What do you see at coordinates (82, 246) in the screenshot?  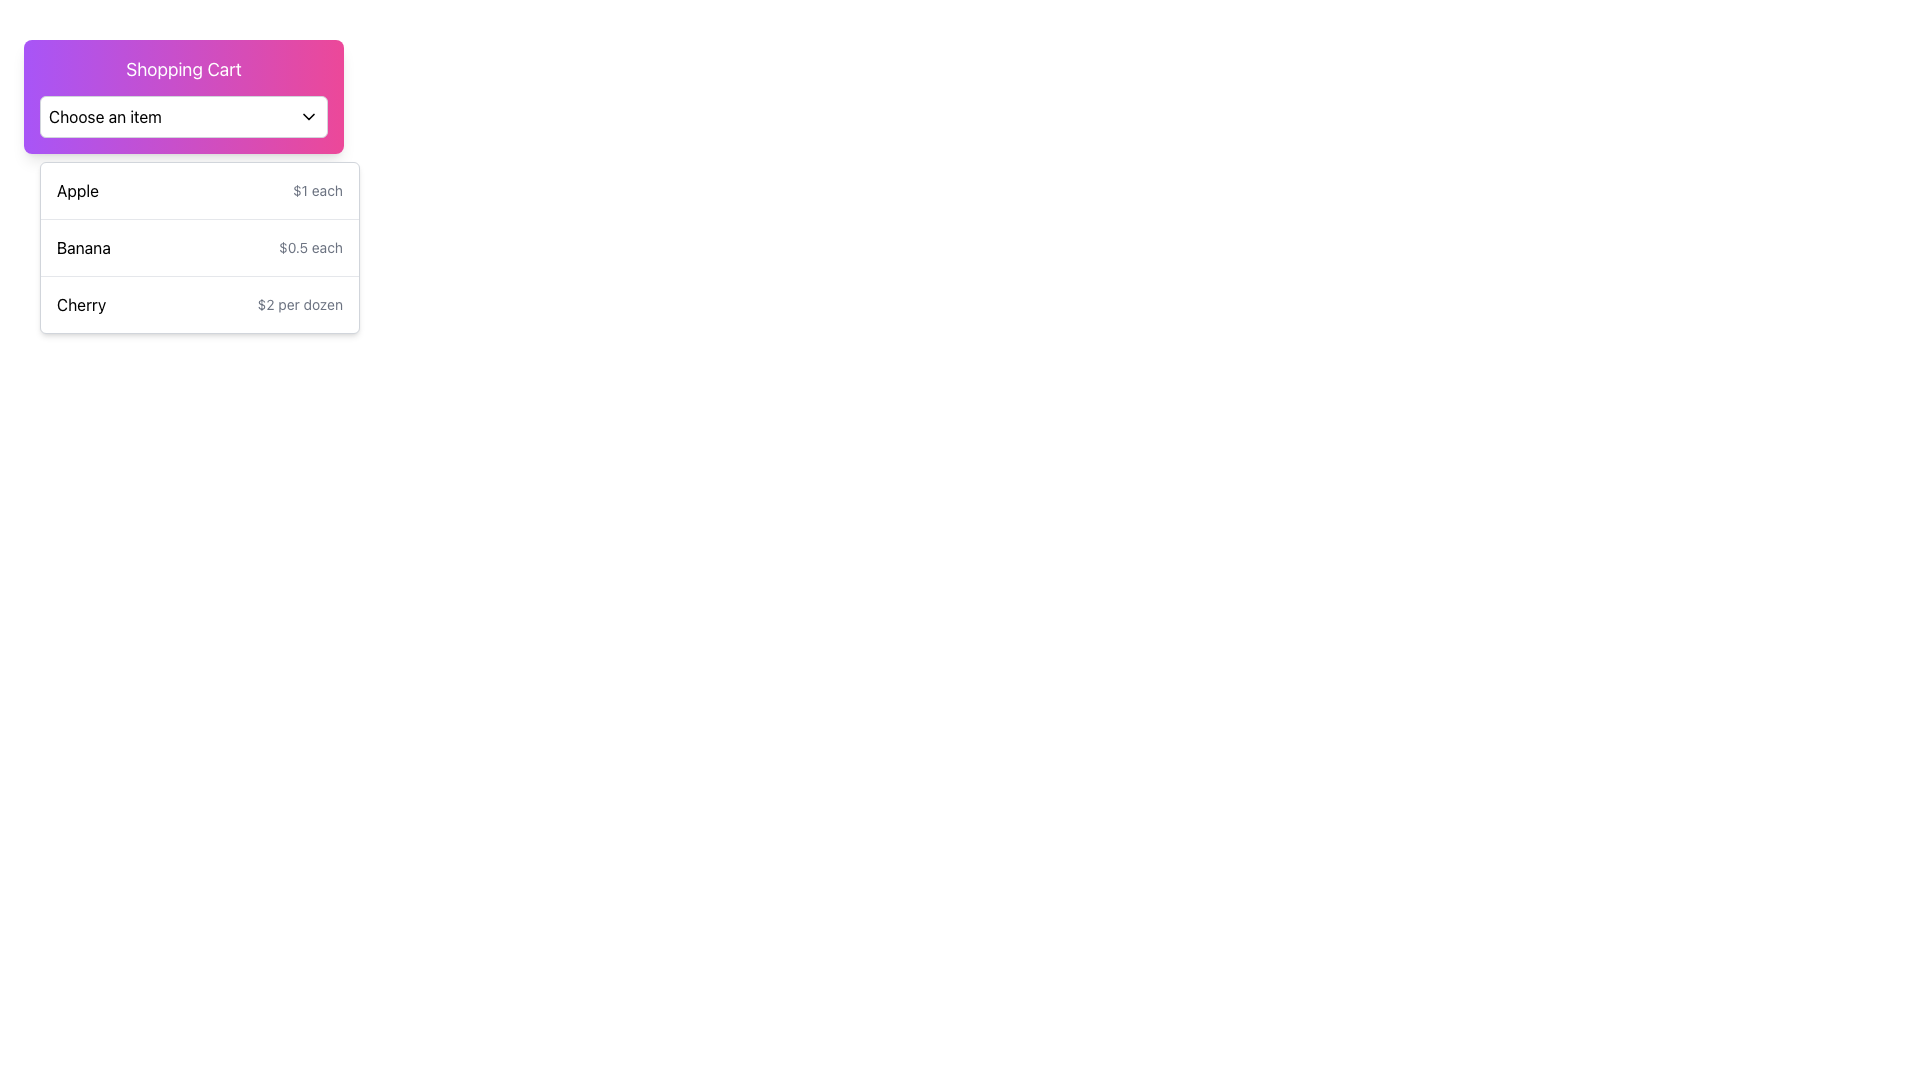 I see `the text label indicating the product name 'Banana' in the shopping cart dropdown menu, which is positioned between 'Apple' and 'Cherry'` at bounding box center [82, 246].